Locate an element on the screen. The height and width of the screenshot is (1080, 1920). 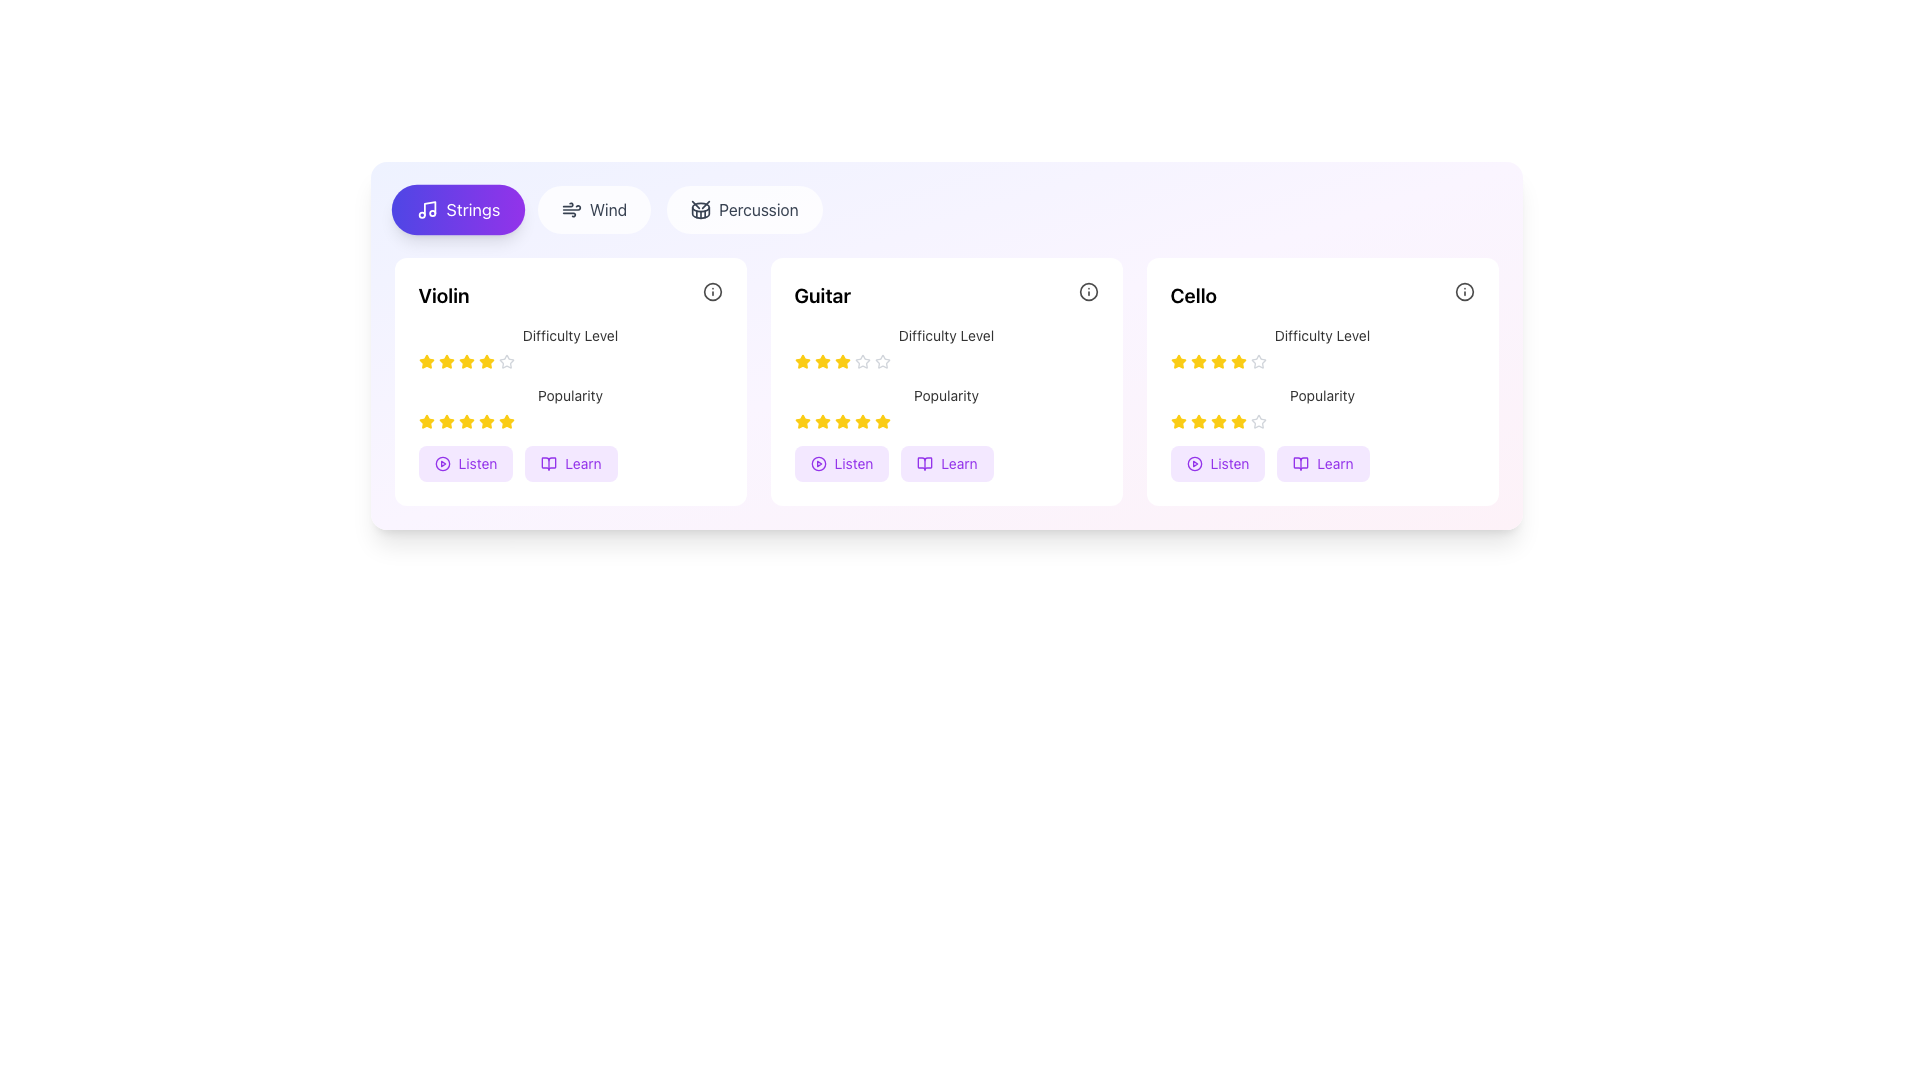
the small gray static text labeled 'Popularity' located in the second card titled 'Guitar', positioned below the 'Difficulty Level' text and above another row of rating stars is located at coordinates (945, 396).